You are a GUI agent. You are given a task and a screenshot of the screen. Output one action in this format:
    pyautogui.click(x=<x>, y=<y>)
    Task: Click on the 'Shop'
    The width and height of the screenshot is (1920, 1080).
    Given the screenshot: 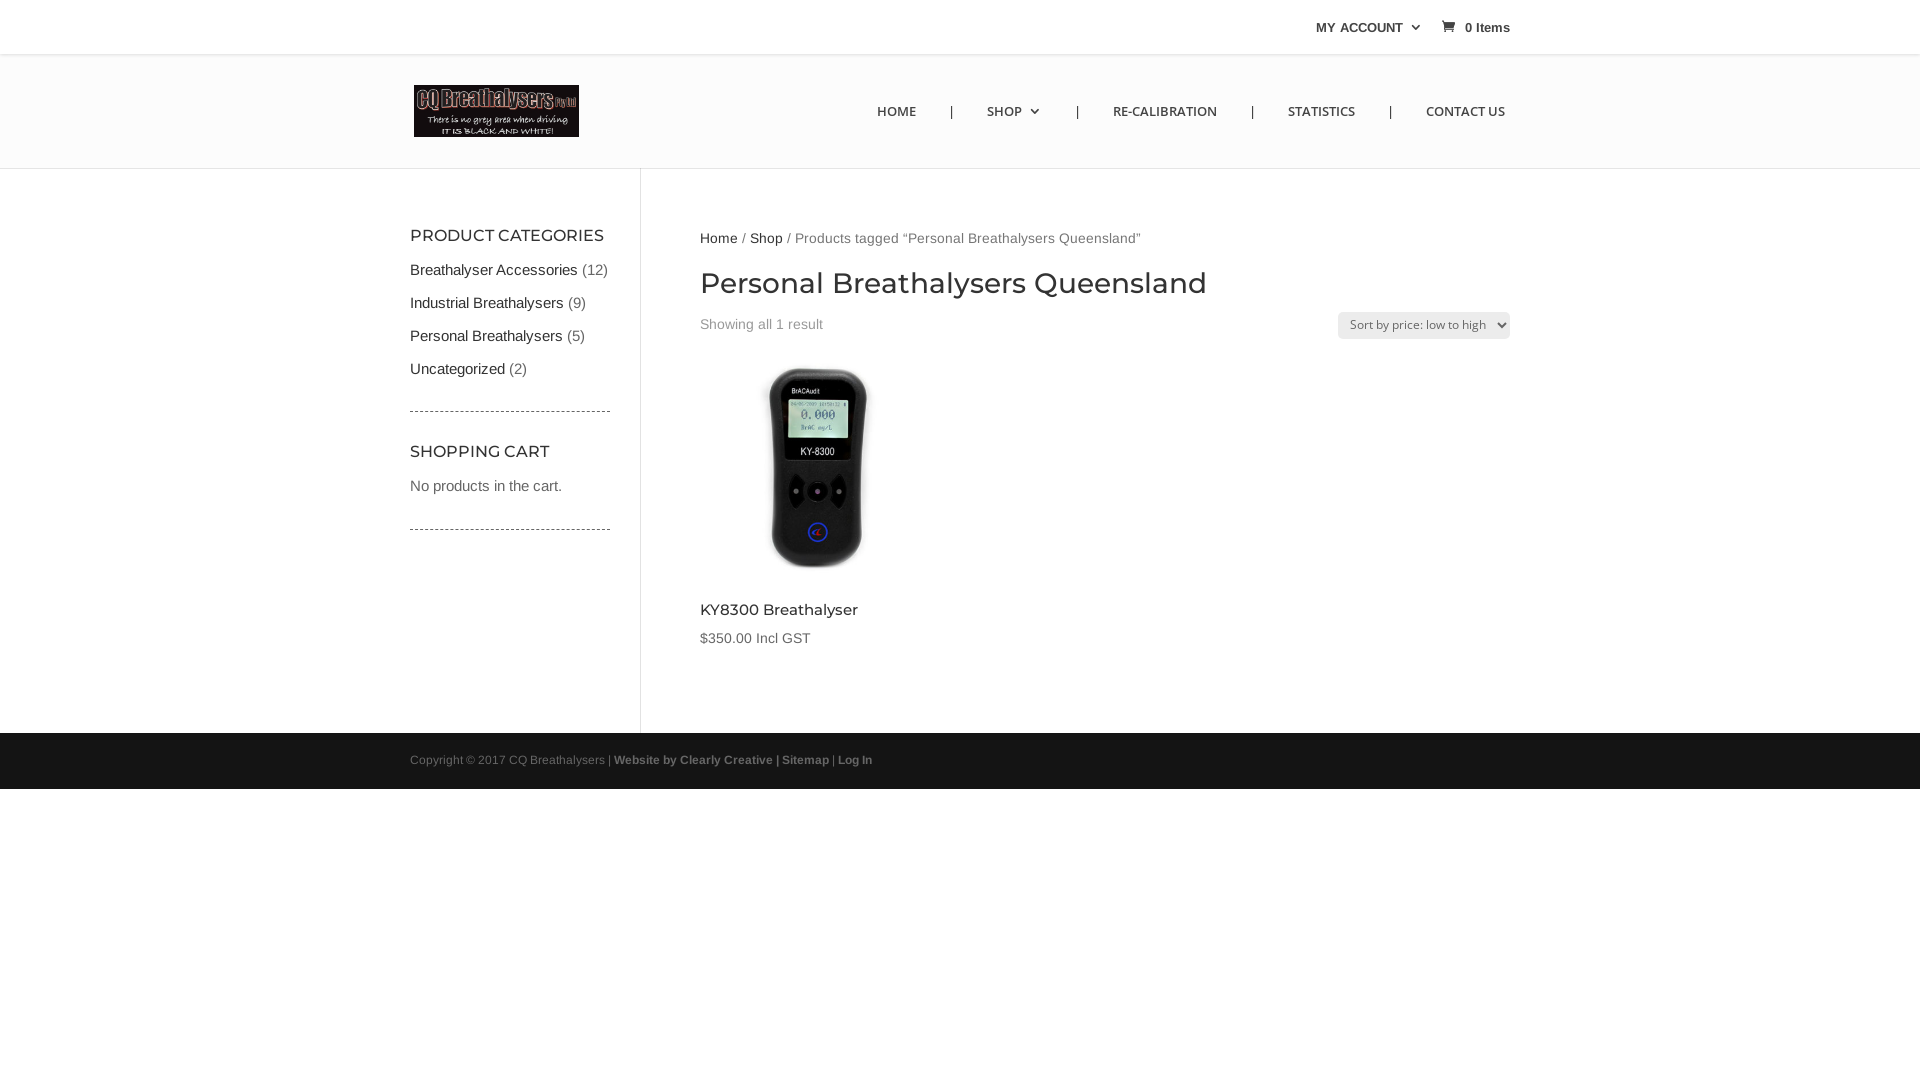 What is the action you would take?
    pyautogui.click(x=765, y=237)
    